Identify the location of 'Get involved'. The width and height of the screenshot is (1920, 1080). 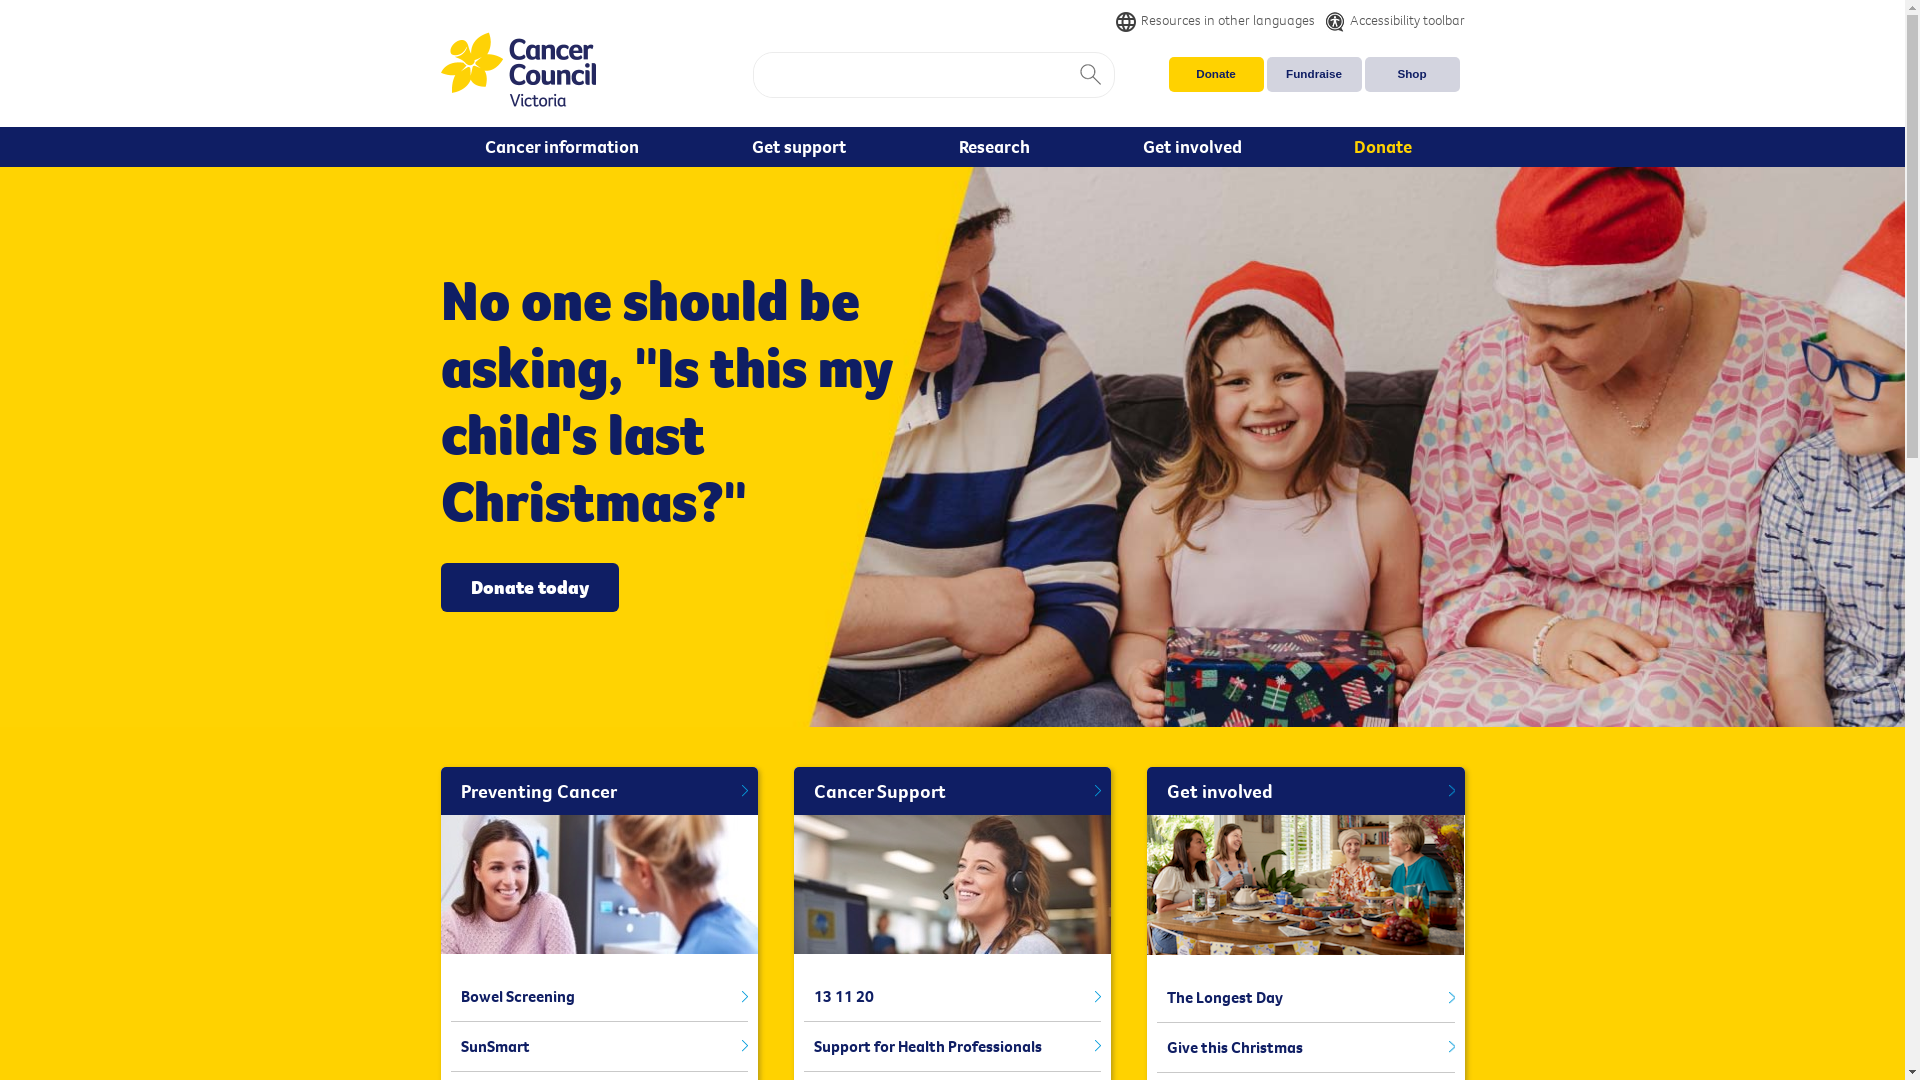
(1305, 790).